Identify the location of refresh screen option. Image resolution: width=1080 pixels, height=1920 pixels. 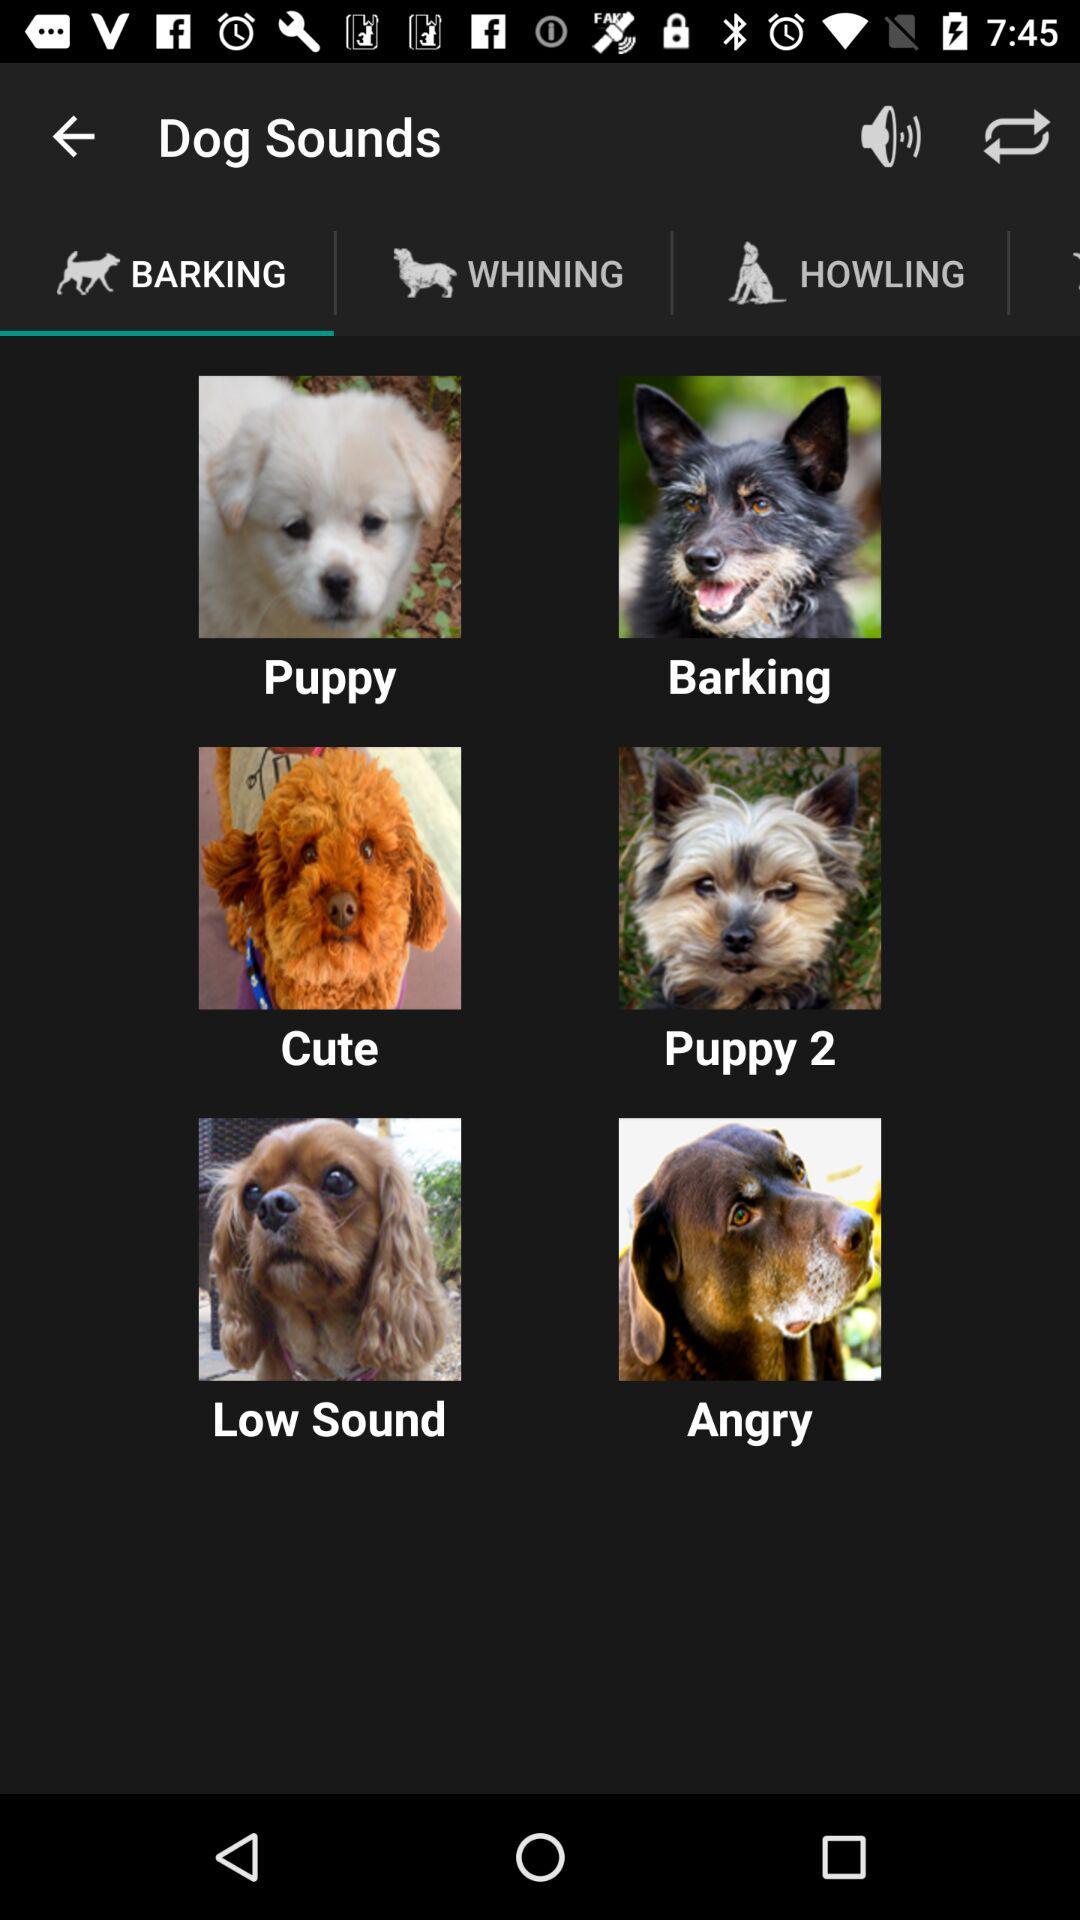
(1017, 135).